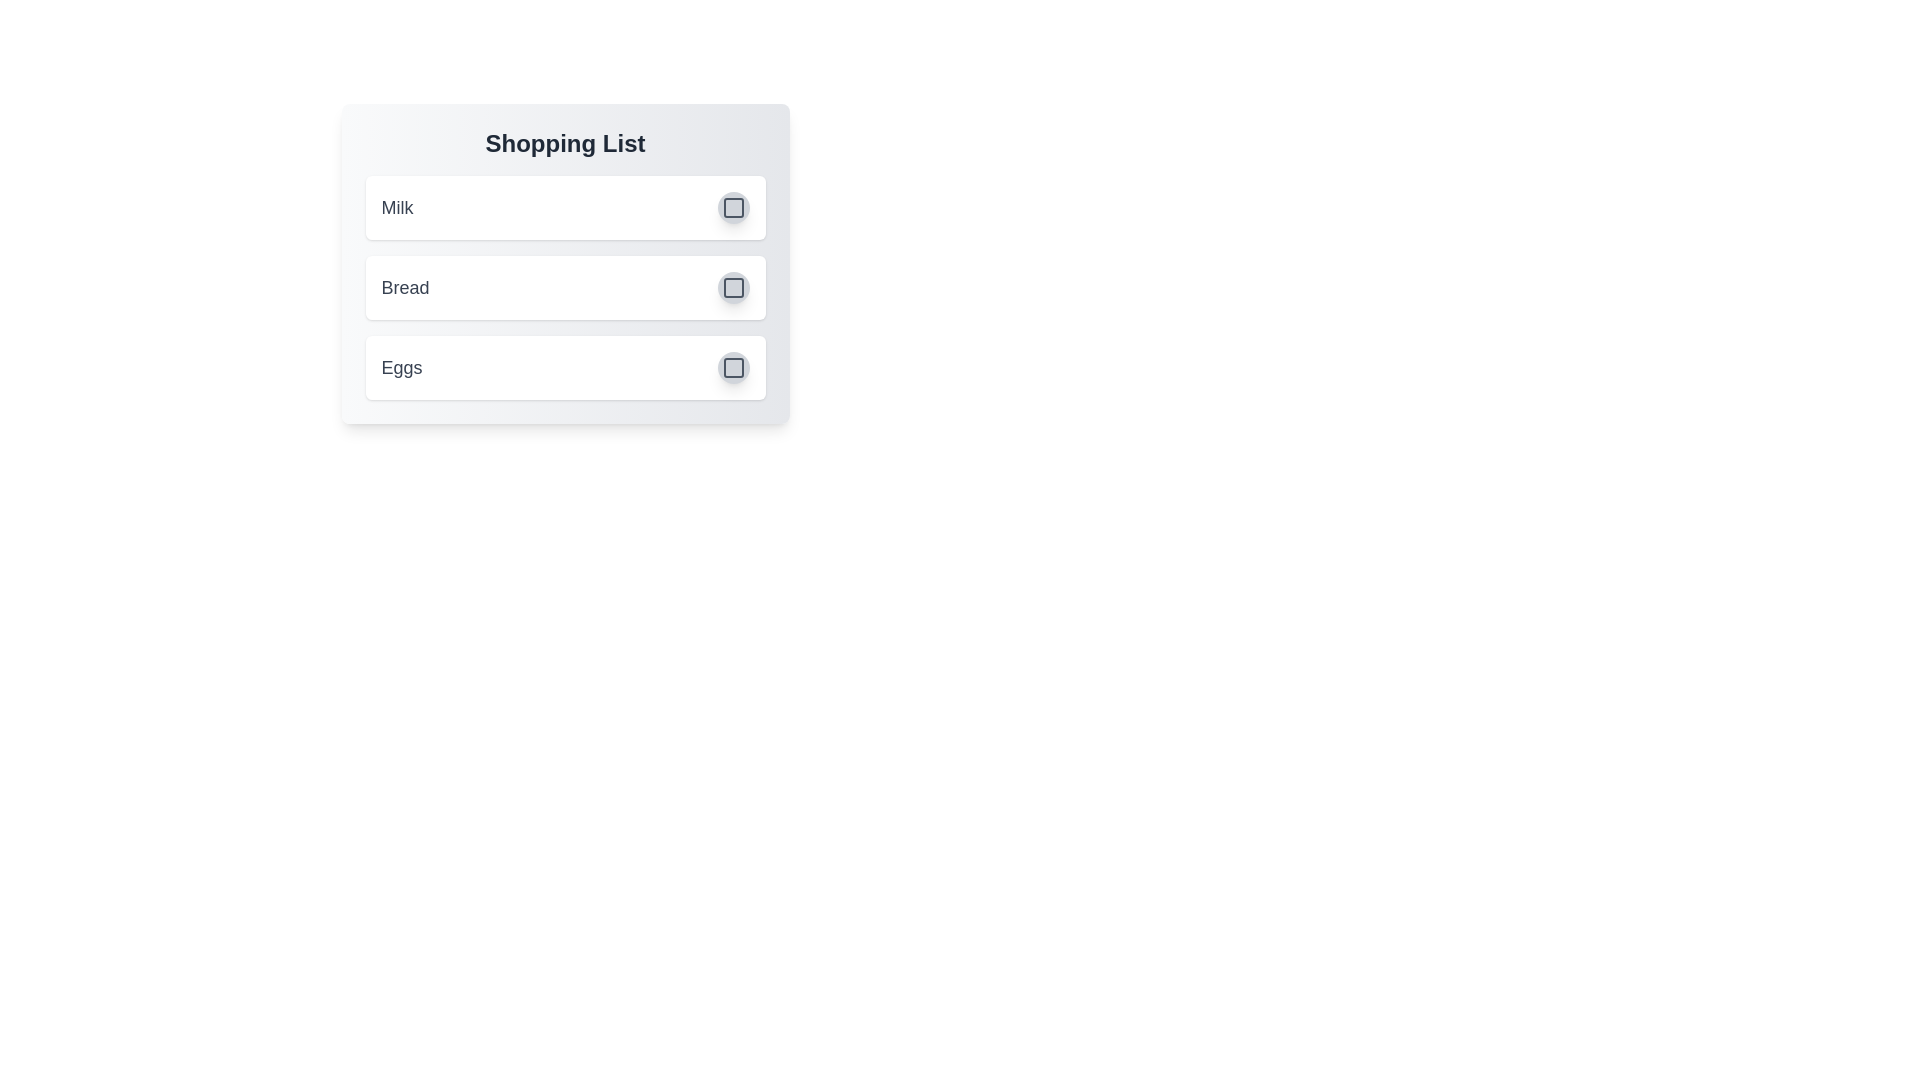 The width and height of the screenshot is (1920, 1080). What do you see at coordinates (564, 288) in the screenshot?
I see `the list item Bread to observe the hover effect` at bounding box center [564, 288].